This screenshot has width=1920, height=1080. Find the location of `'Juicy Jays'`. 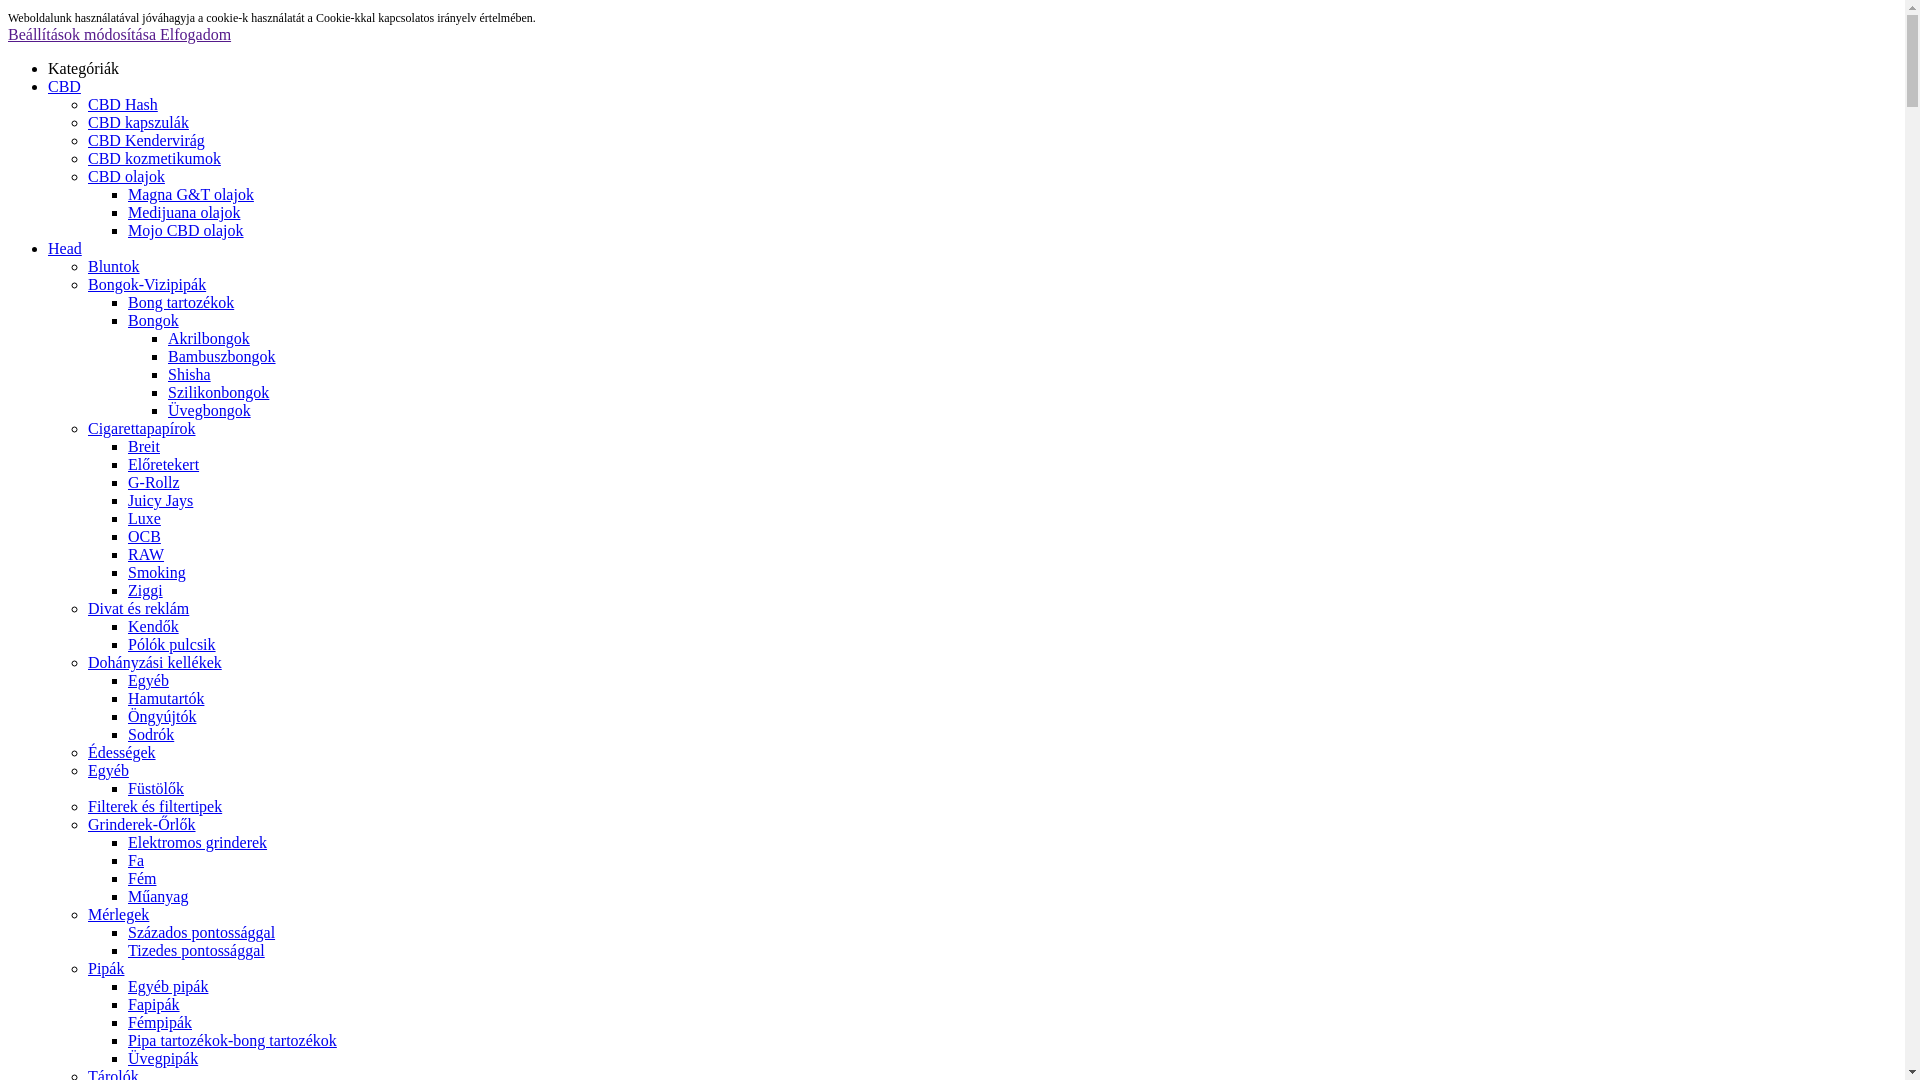

'Juicy Jays' is located at coordinates (160, 499).